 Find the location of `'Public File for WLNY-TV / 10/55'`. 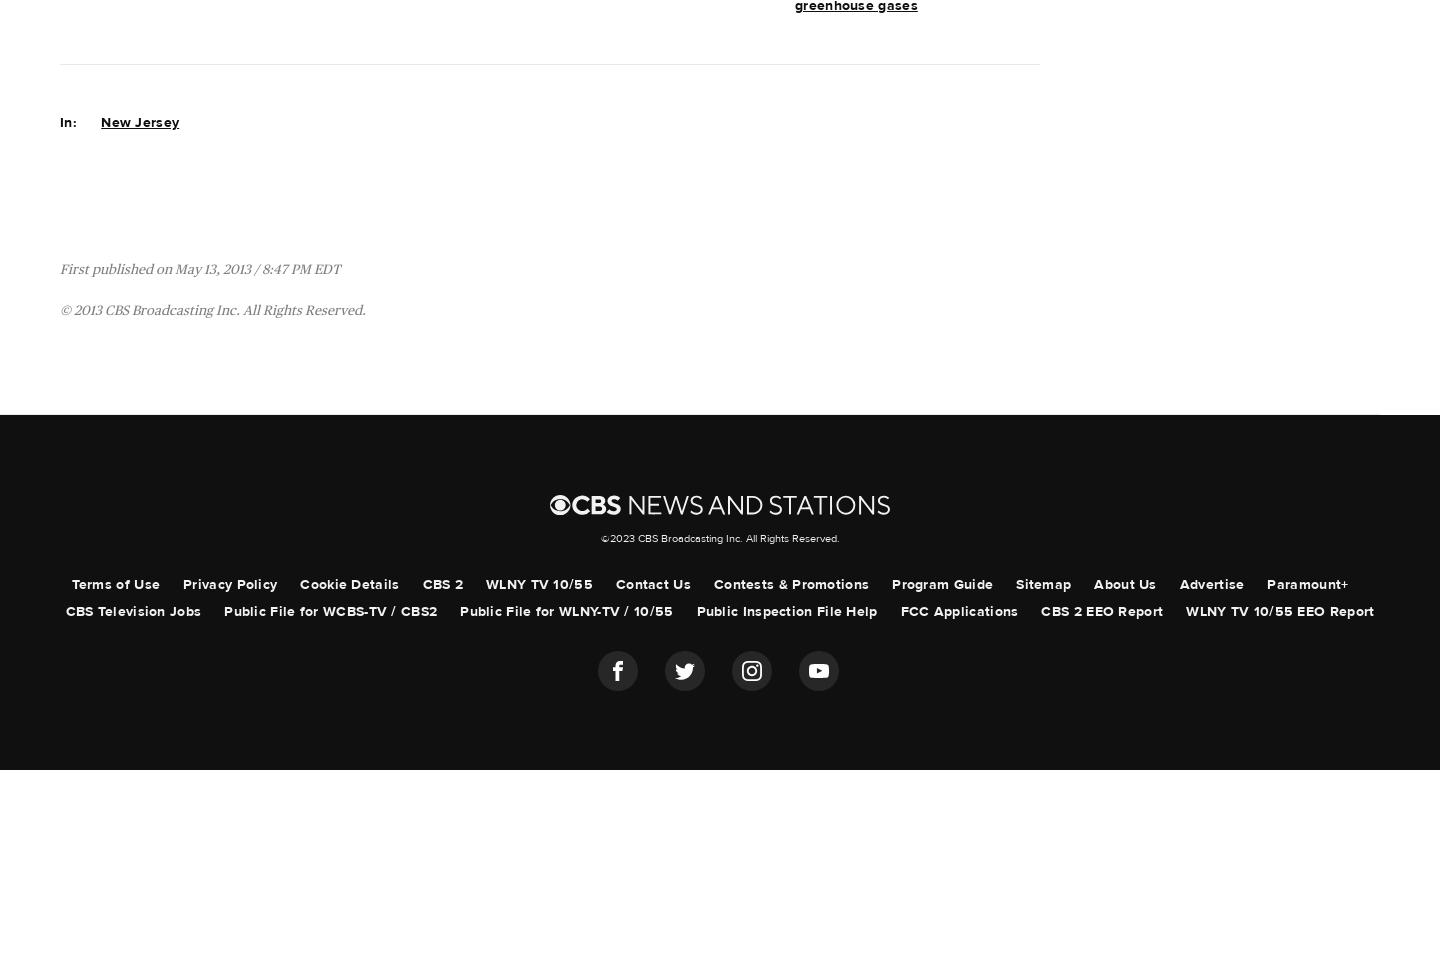

'Public File for WLNY-TV / 10/55' is located at coordinates (566, 610).